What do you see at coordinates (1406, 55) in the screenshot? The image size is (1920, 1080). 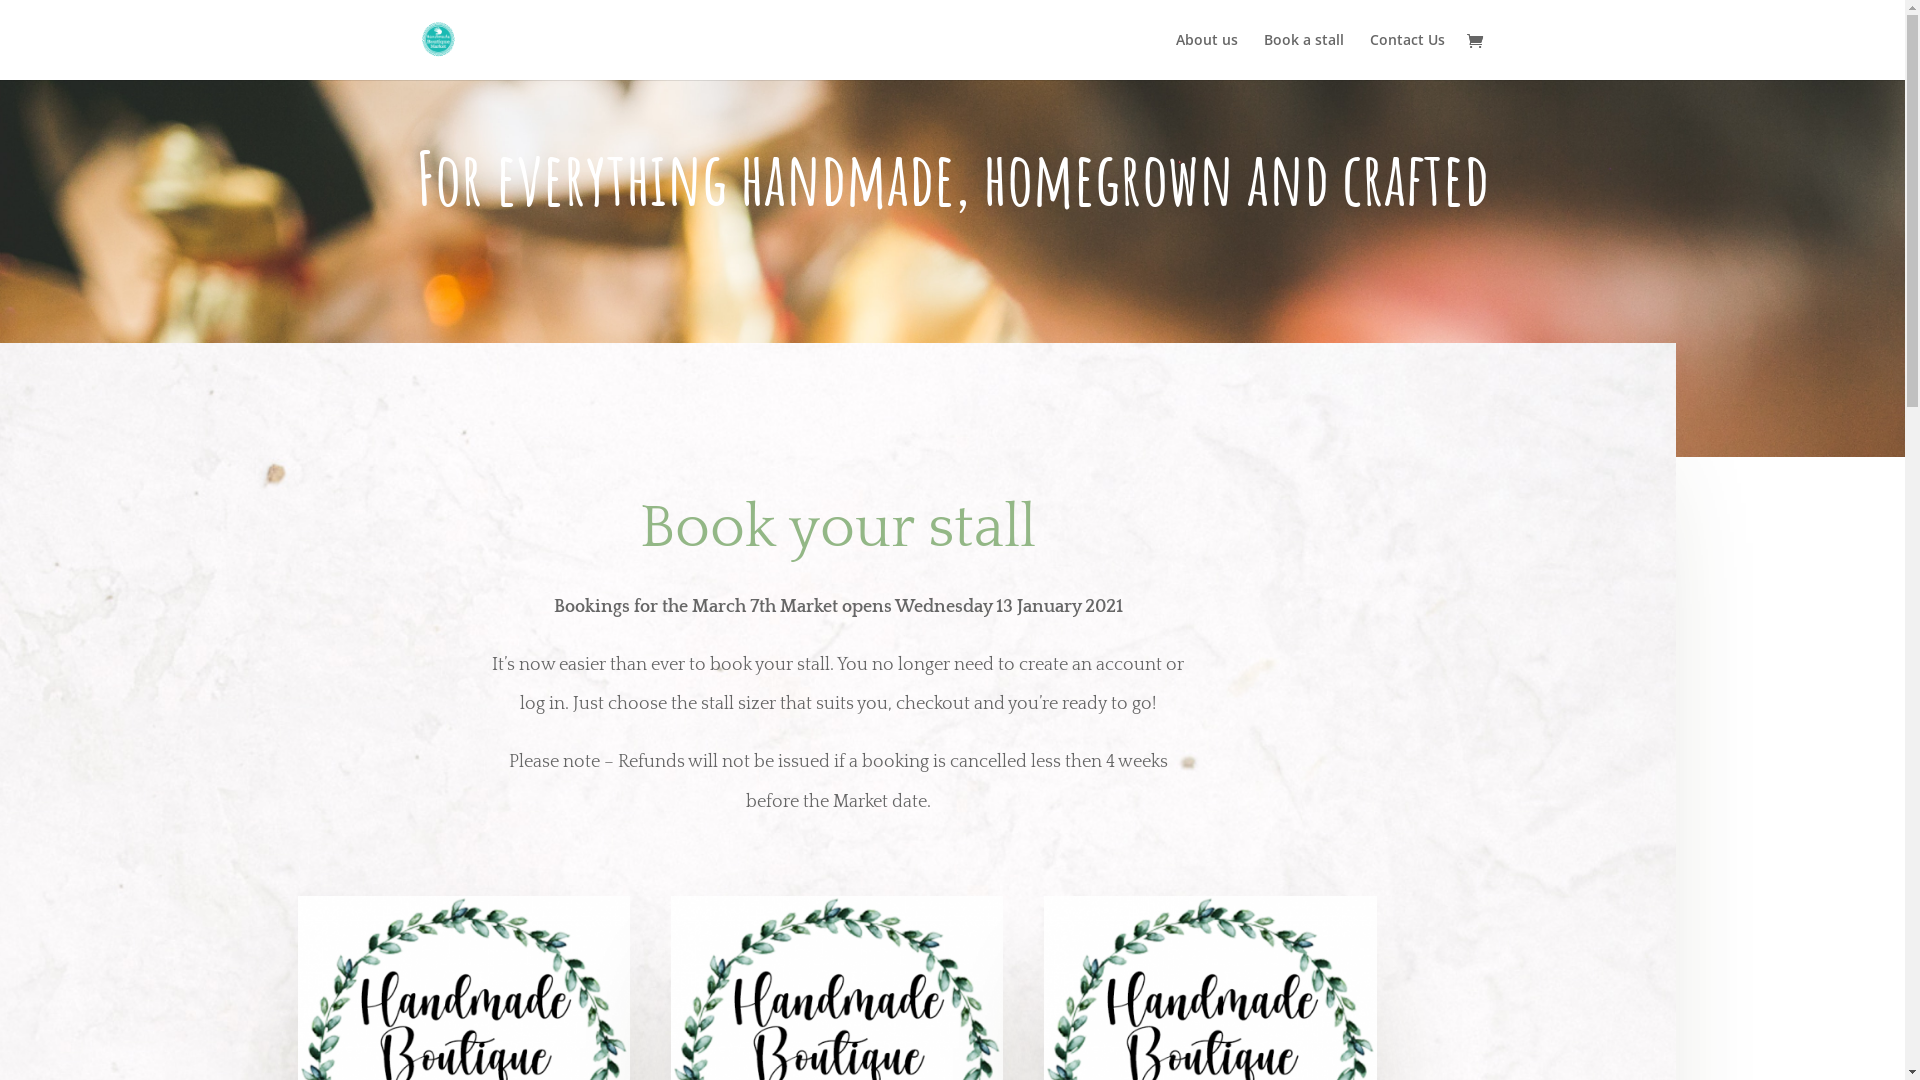 I see `'Contact Us'` at bounding box center [1406, 55].